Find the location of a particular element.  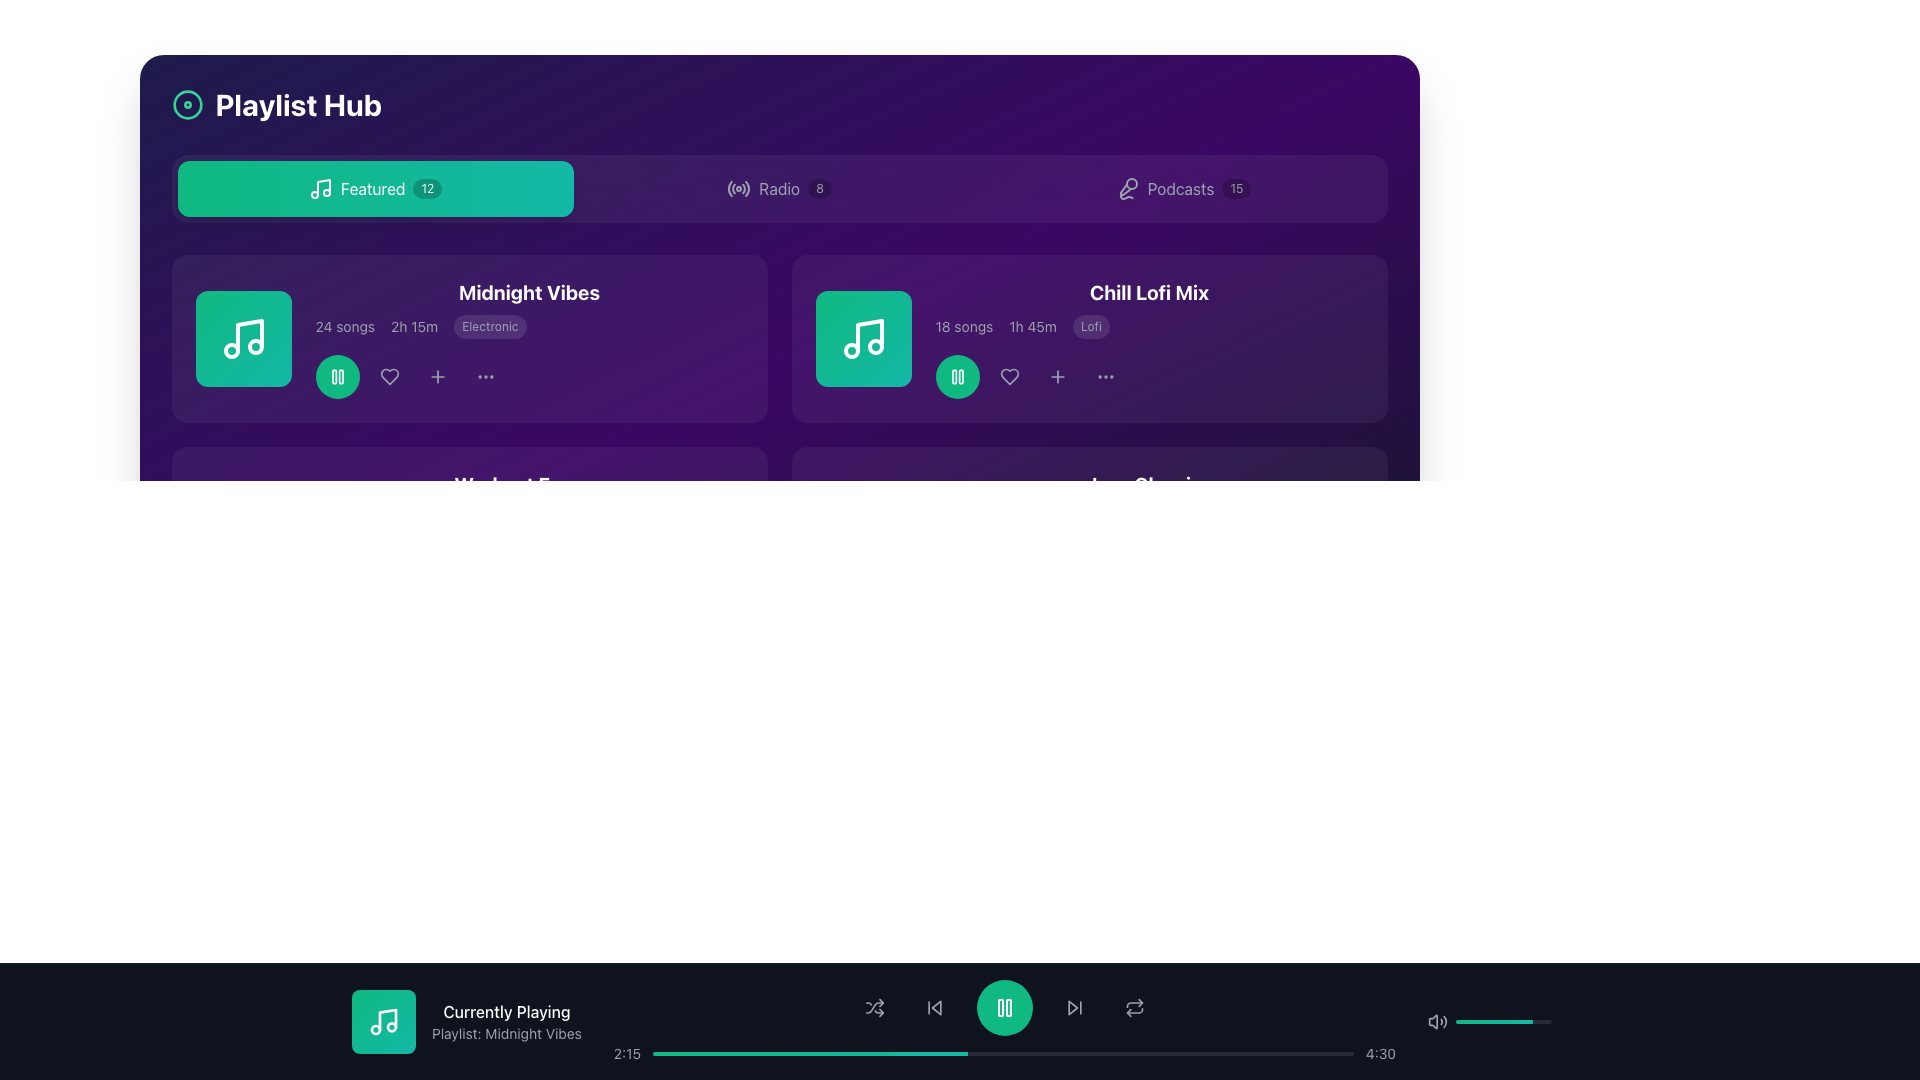

the volume control slider located in the bottom-right corner of the footer area, to the right of the text '4:30', for additional visual feedback is located at coordinates (1497, 1022).